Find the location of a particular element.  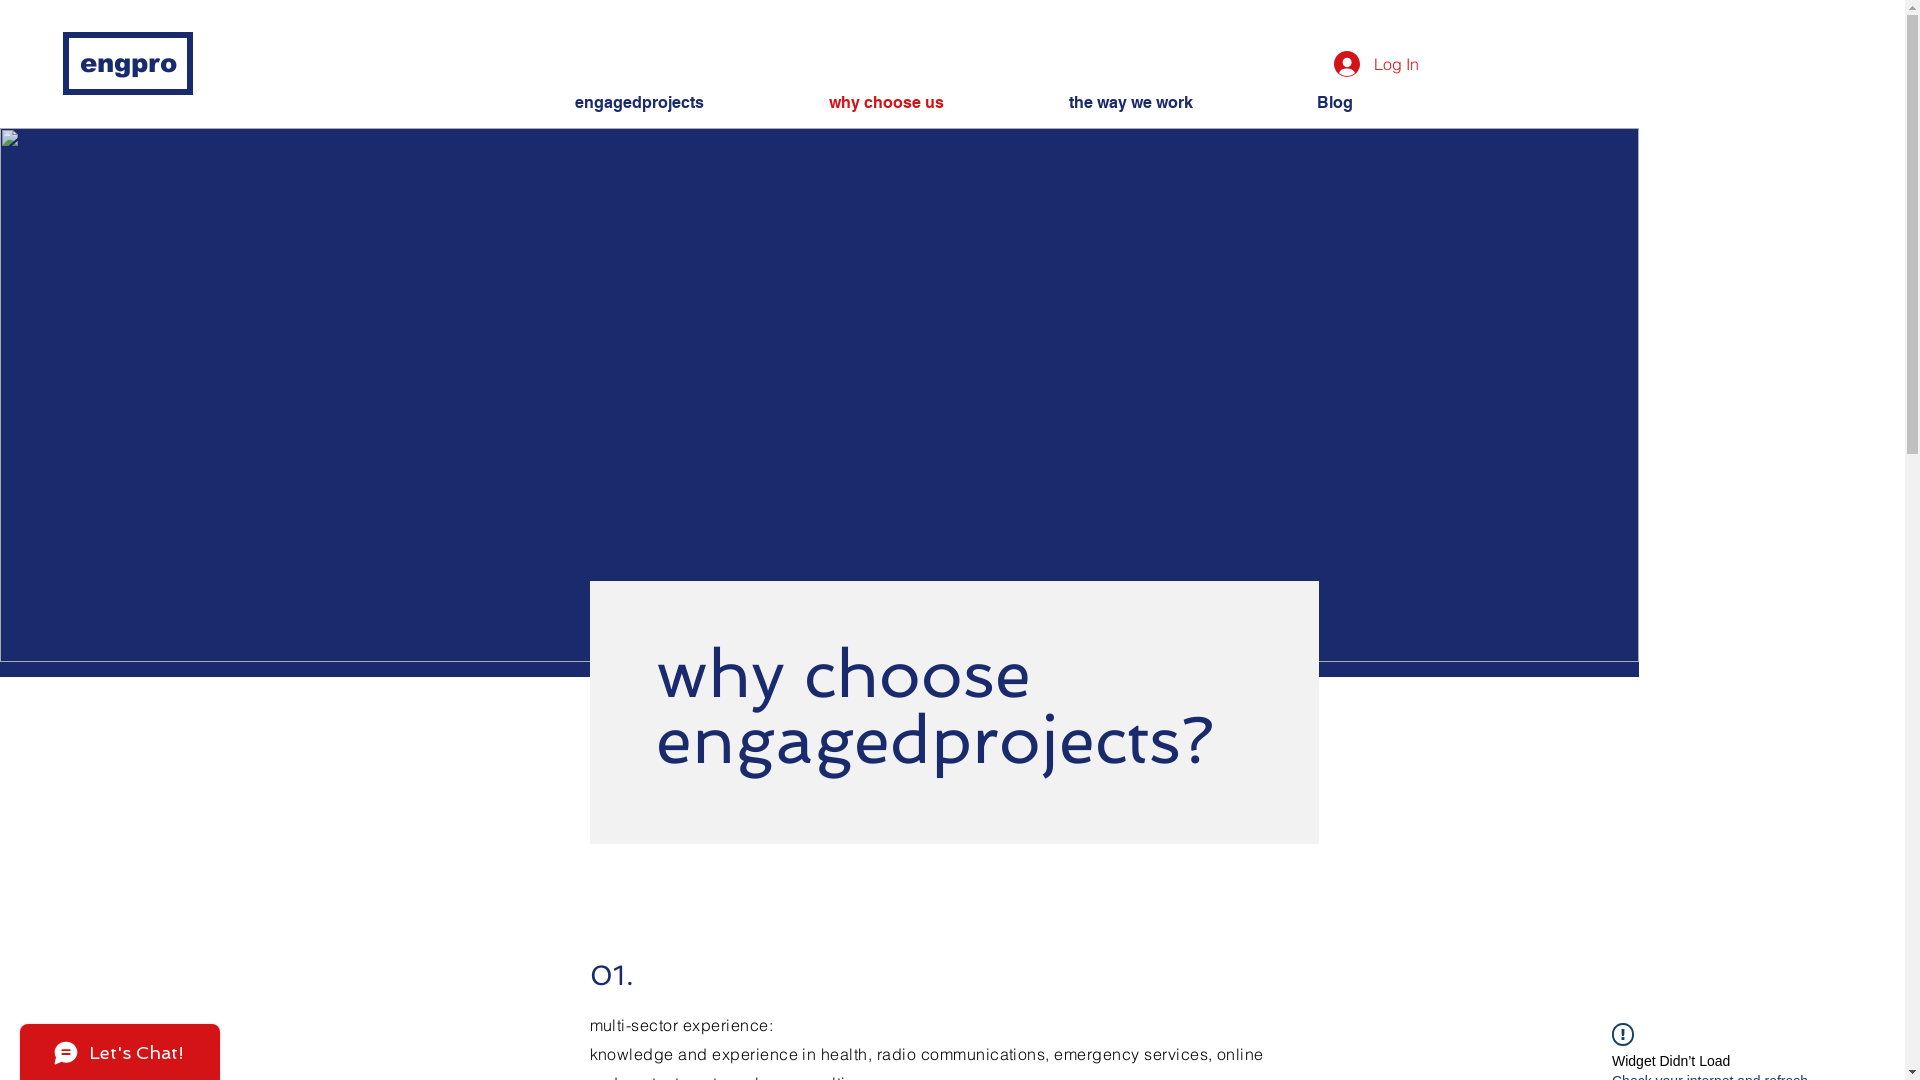

'why choose us' is located at coordinates (933, 103).